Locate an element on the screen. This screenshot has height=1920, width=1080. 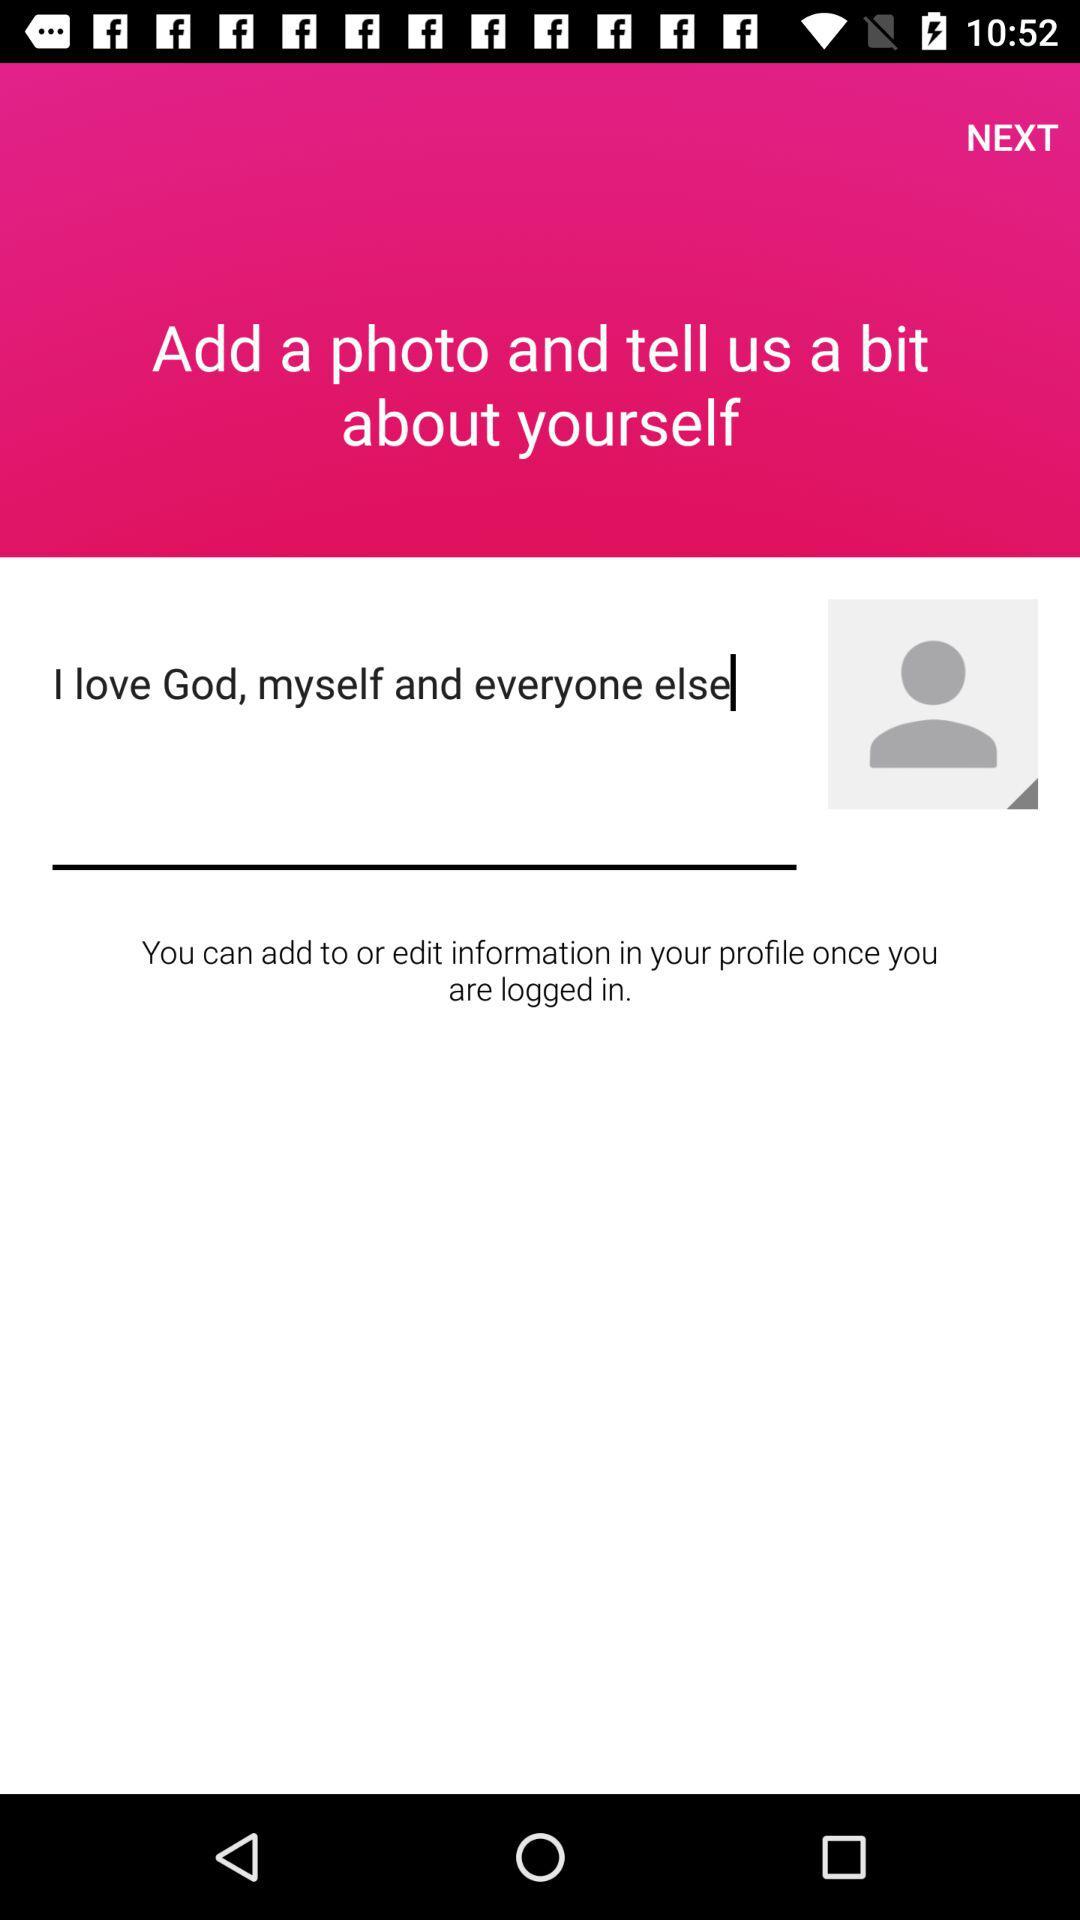
item above add a photo is located at coordinates (1012, 135).